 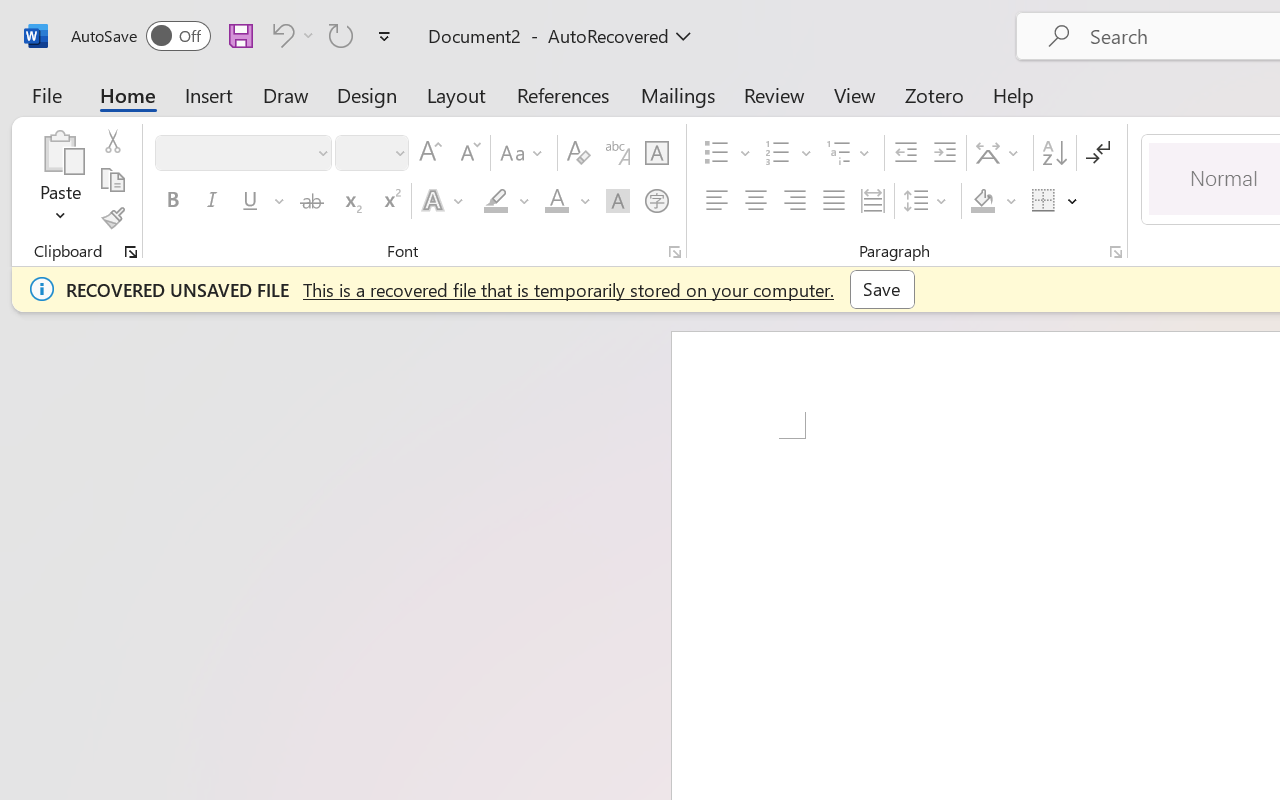 I want to click on 'Grow Font', so click(x=429, y=153).